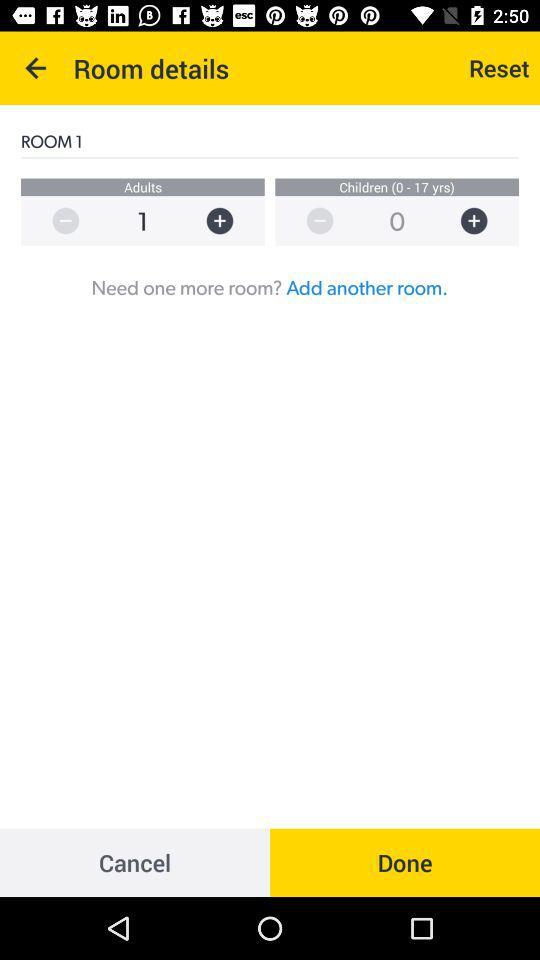  What do you see at coordinates (498, 68) in the screenshot?
I see `reset icon` at bounding box center [498, 68].